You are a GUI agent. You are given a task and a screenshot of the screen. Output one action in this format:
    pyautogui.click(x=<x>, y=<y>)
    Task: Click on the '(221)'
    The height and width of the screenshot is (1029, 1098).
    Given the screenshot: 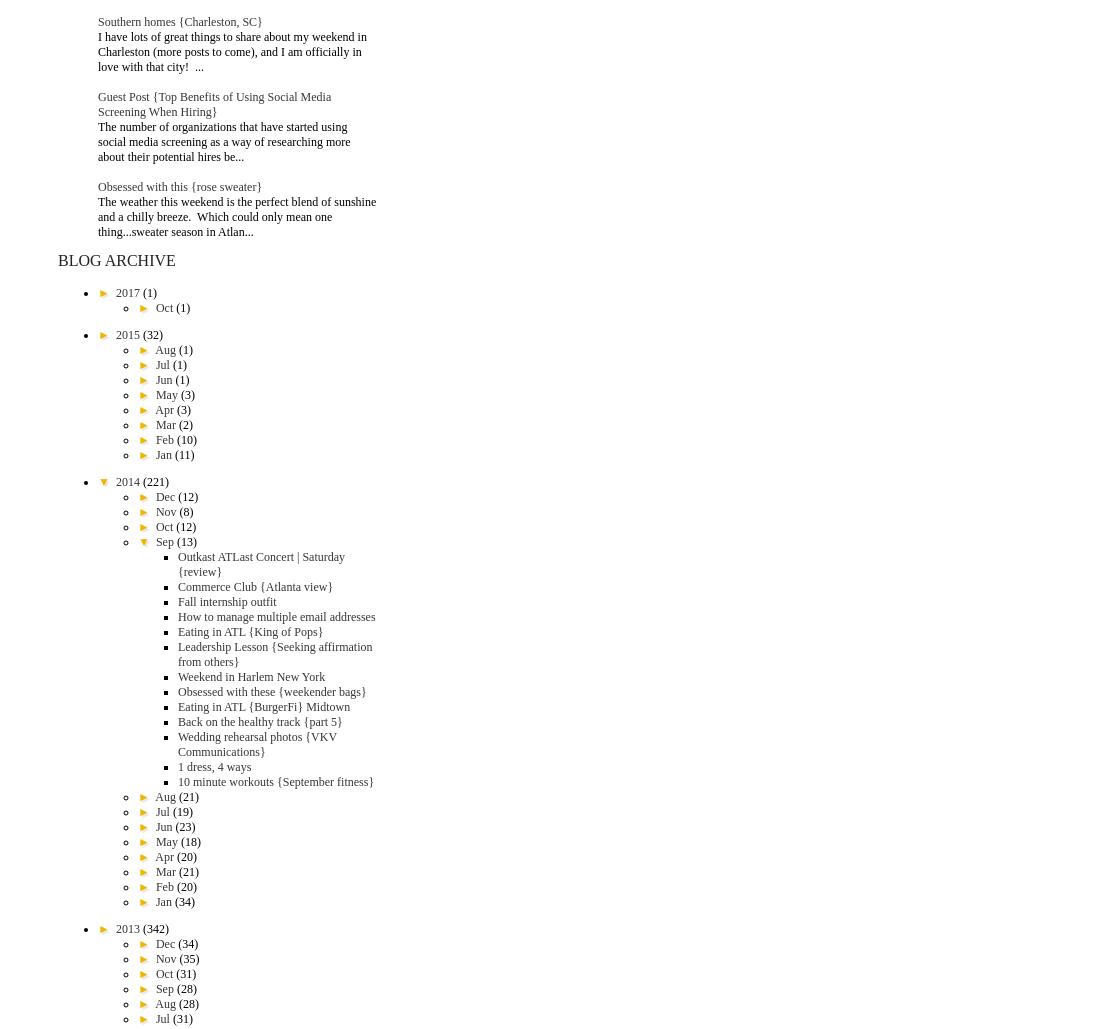 What is the action you would take?
    pyautogui.click(x=155, y=481)
    